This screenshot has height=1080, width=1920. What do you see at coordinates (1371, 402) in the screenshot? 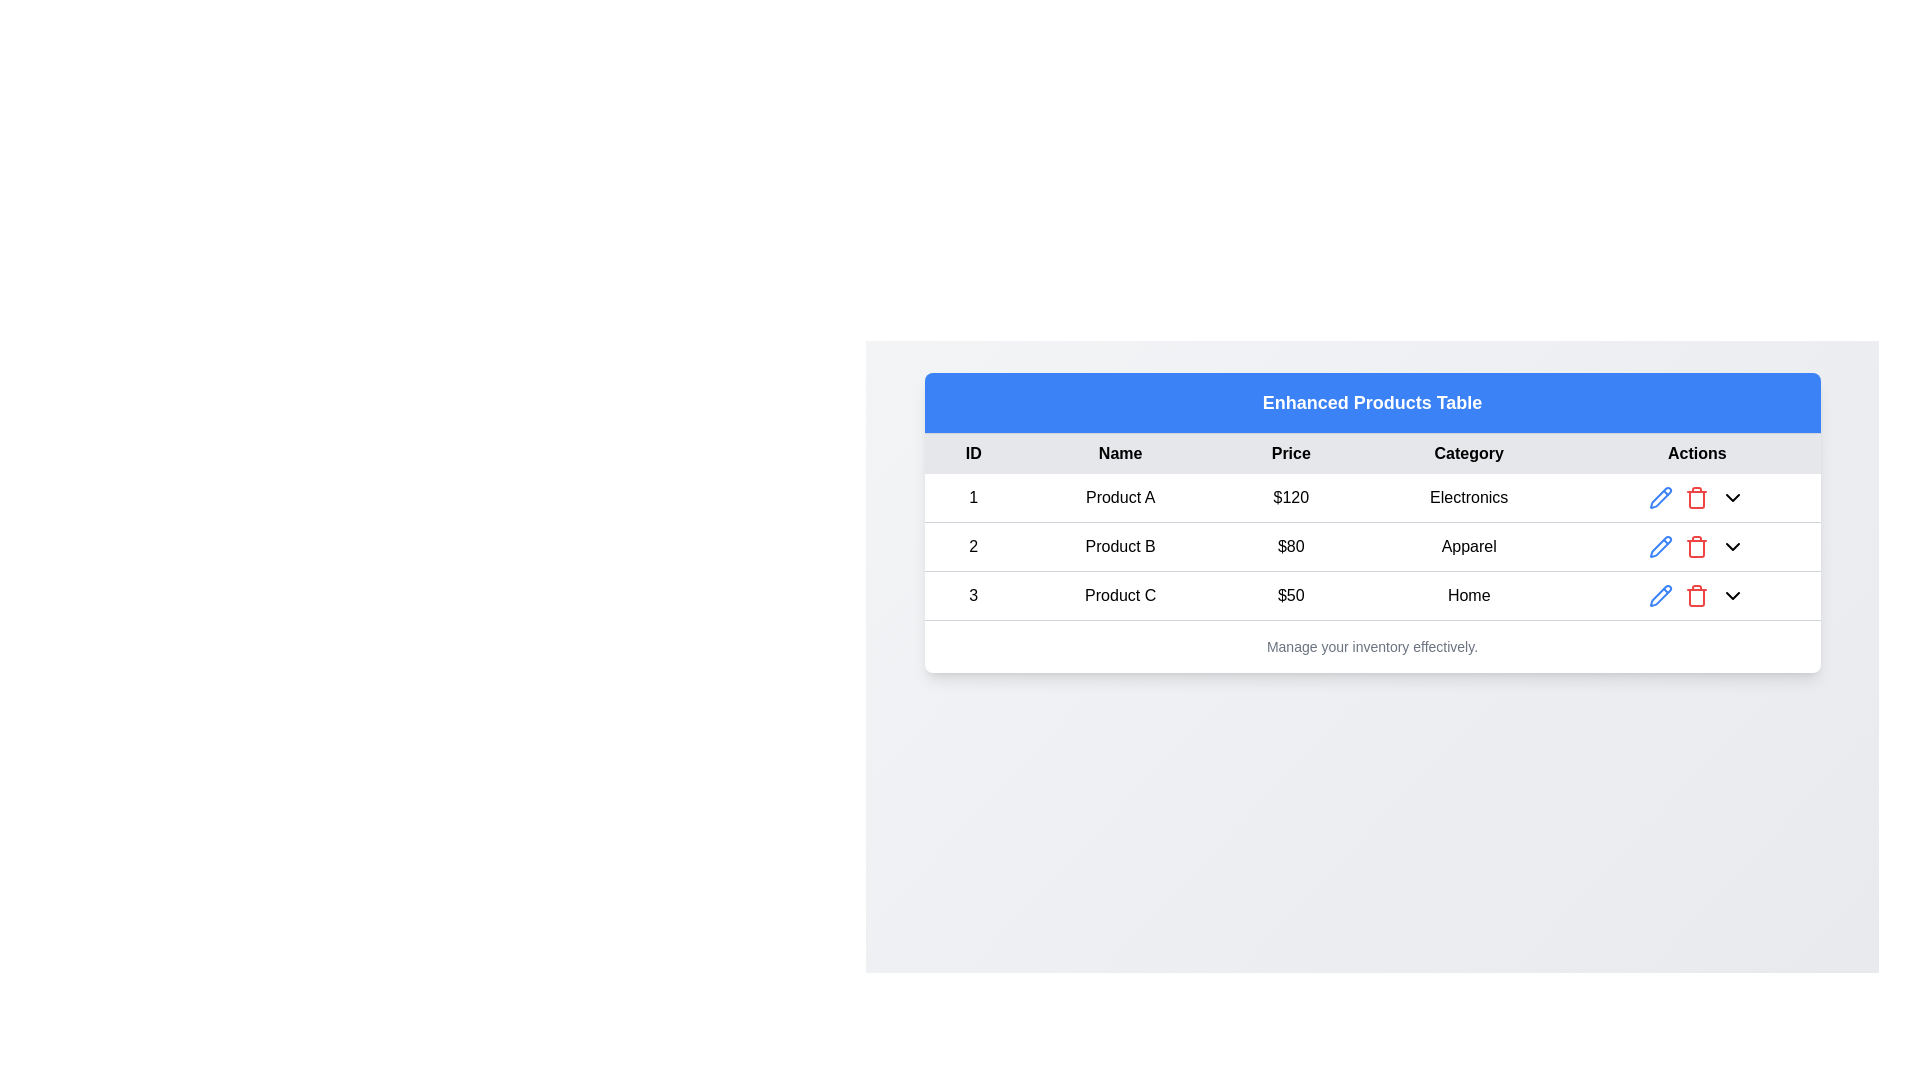
I see `the text label that reads 'Enhanced Products Table', which is styled in bold, large white font centered within a blue background bar at the top of the table` at bounding box center [1371, 402].